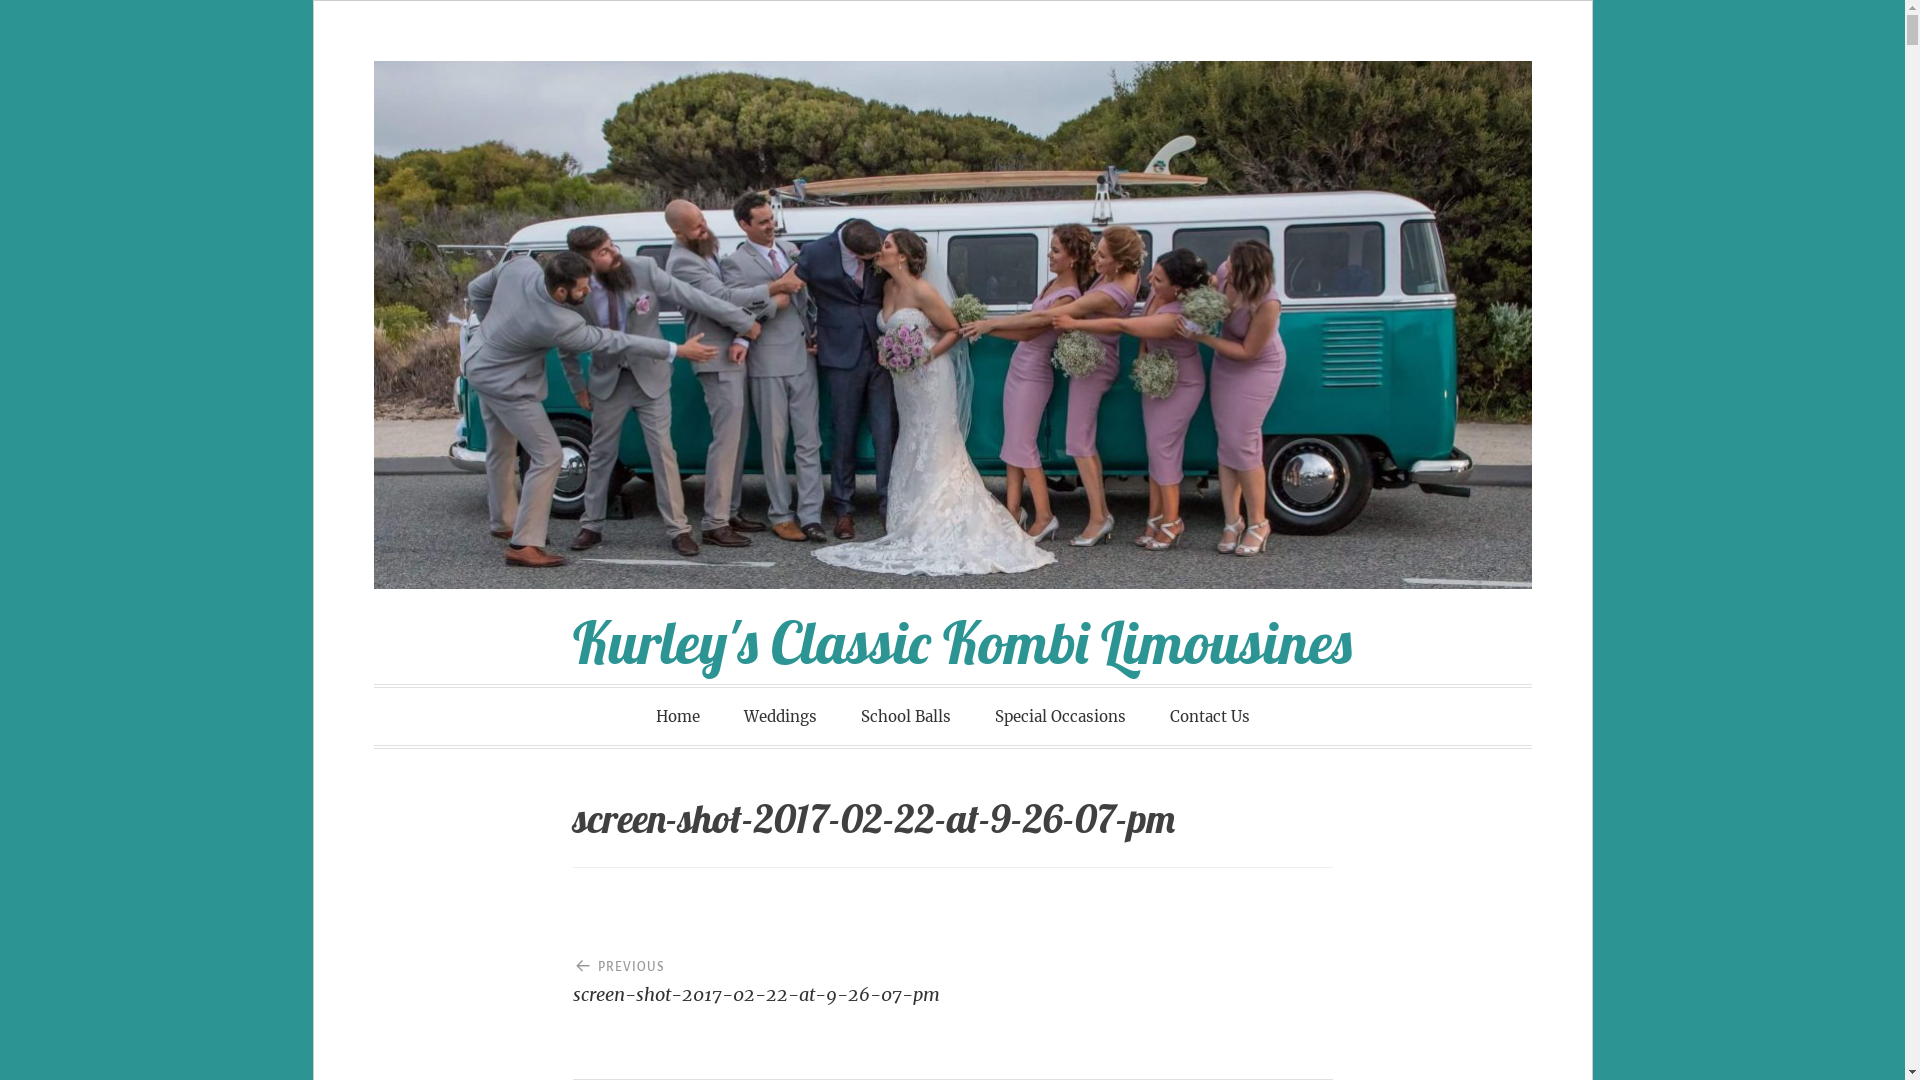 Image resolution: width=1920 pixels, height=1080 pixels. Describe the element at coordinates (1150, 715) in the screenshot. I see `'Contact Us'` at that location.